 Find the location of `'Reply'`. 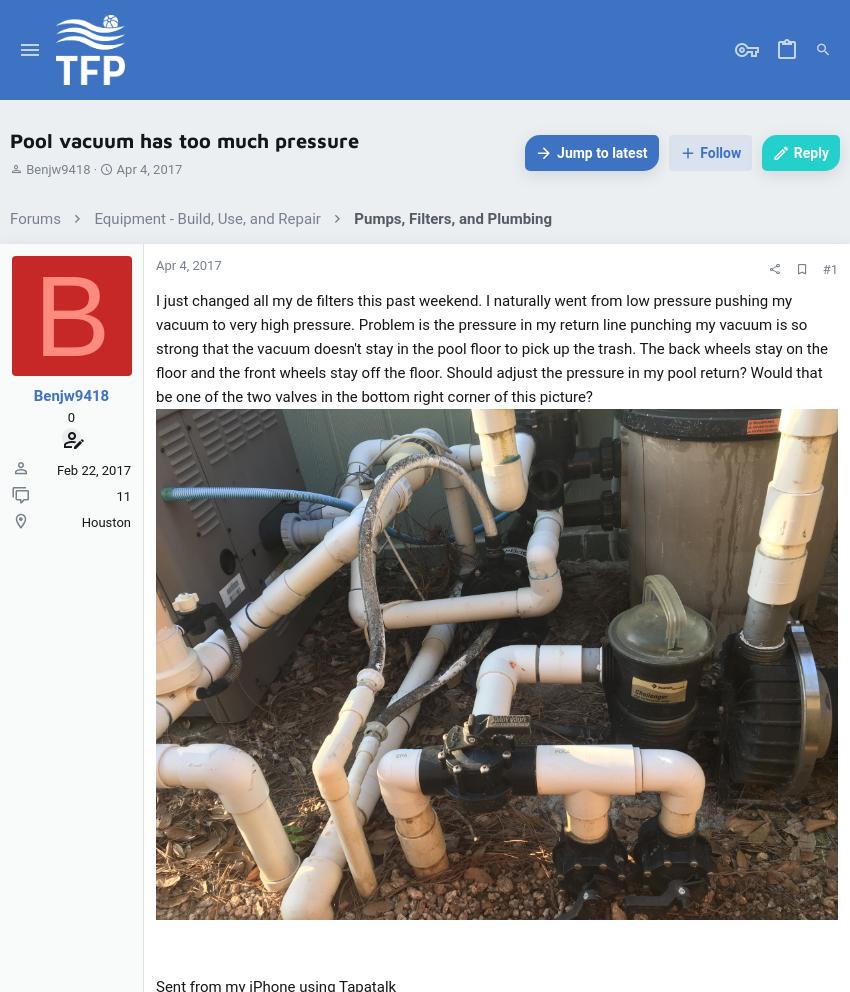

'Reply' is located at coordinates (810, 151).